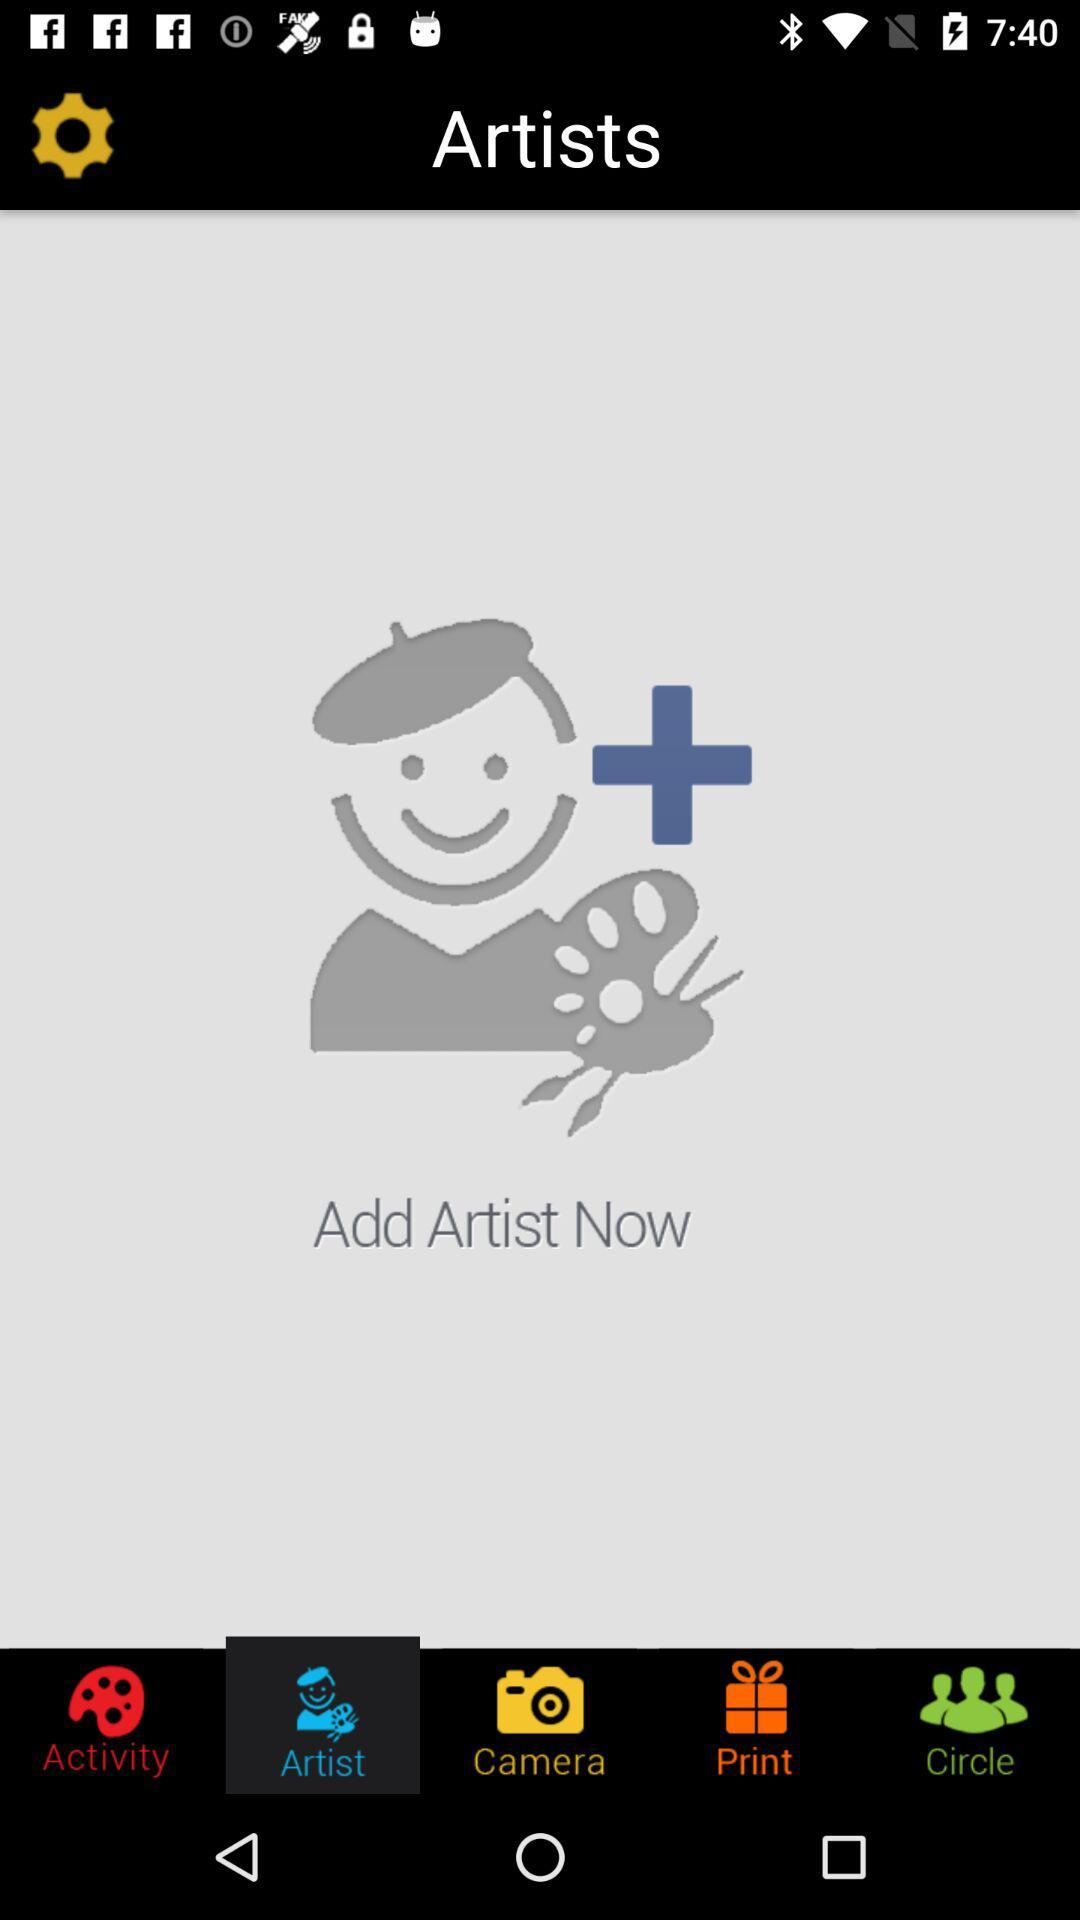 This screenshot has height=1920, width=1080. What do you see at coordinates (971, 1714) in the screenshot?
I see `the group icon` at bounding box center [971, 1714].